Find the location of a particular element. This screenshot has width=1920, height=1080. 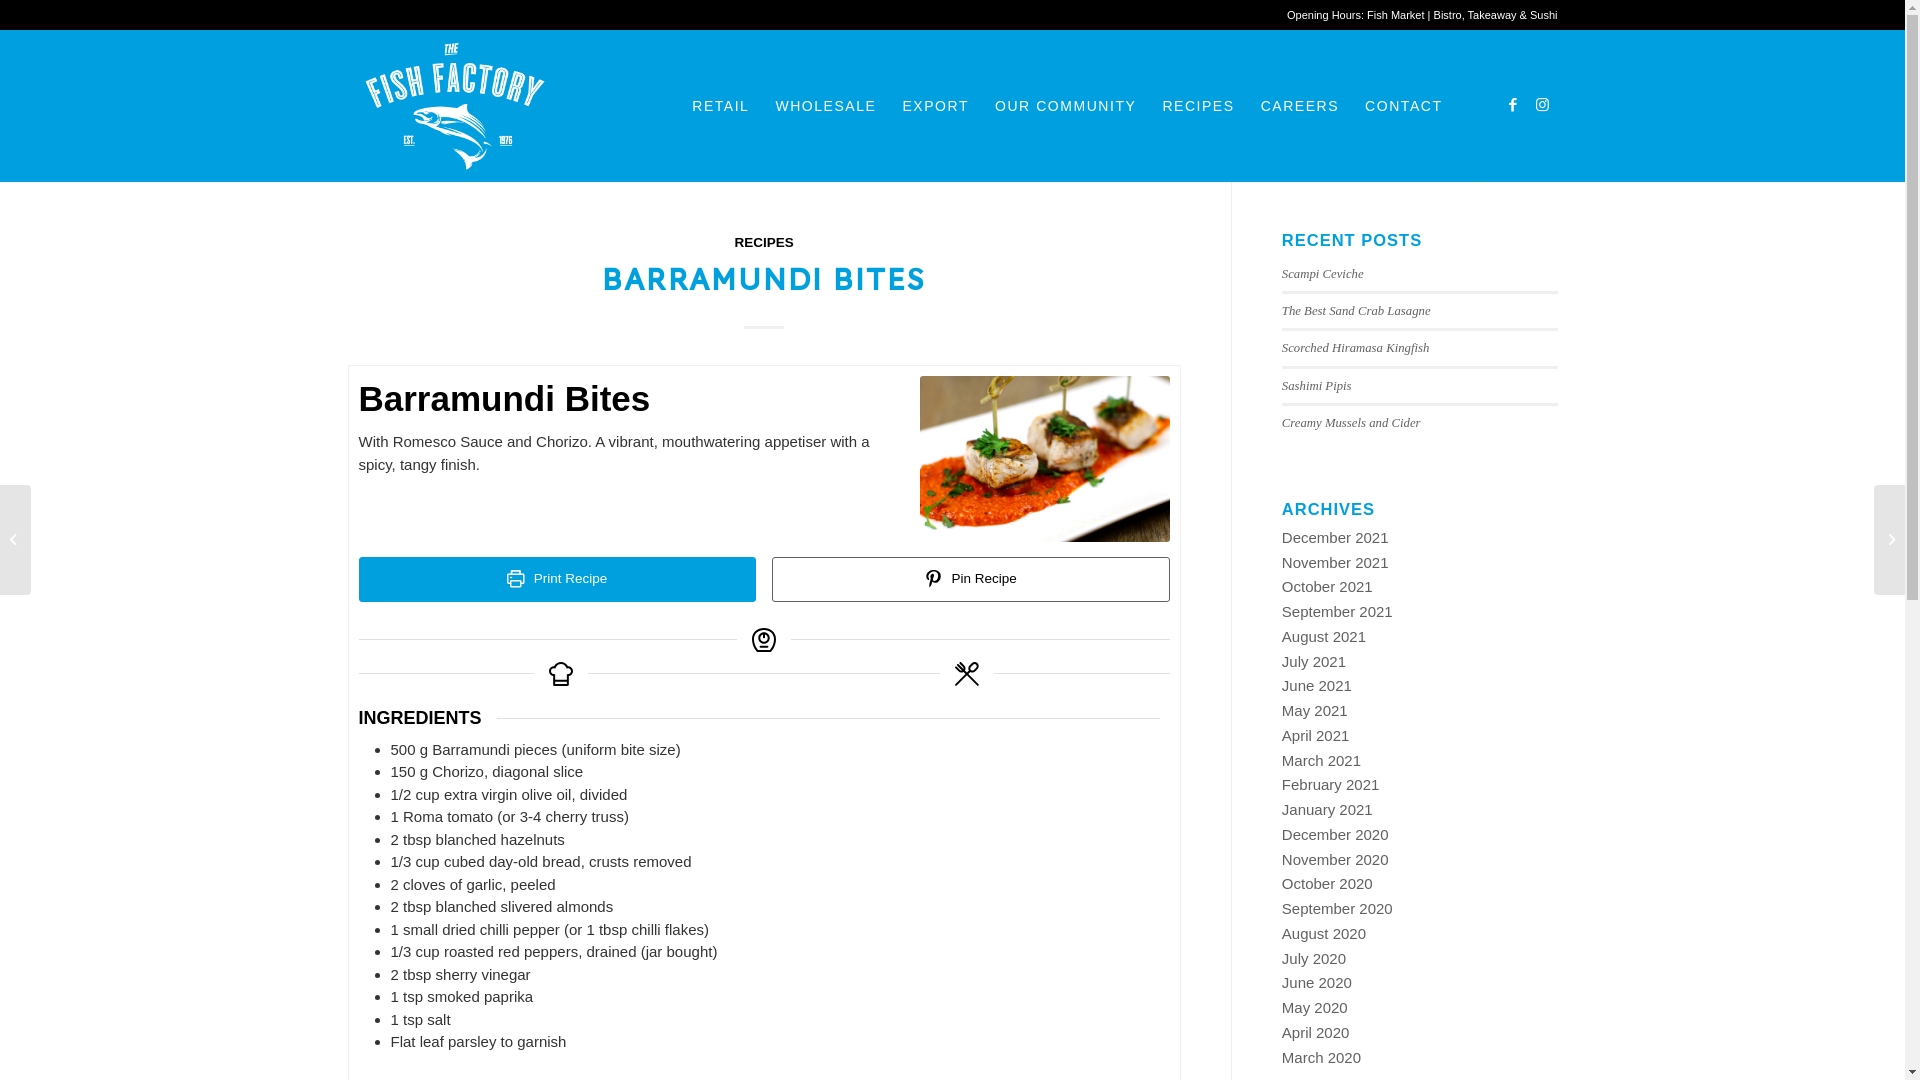

'BARRAMUNDI BITES' is located at coordinates (763, 275).